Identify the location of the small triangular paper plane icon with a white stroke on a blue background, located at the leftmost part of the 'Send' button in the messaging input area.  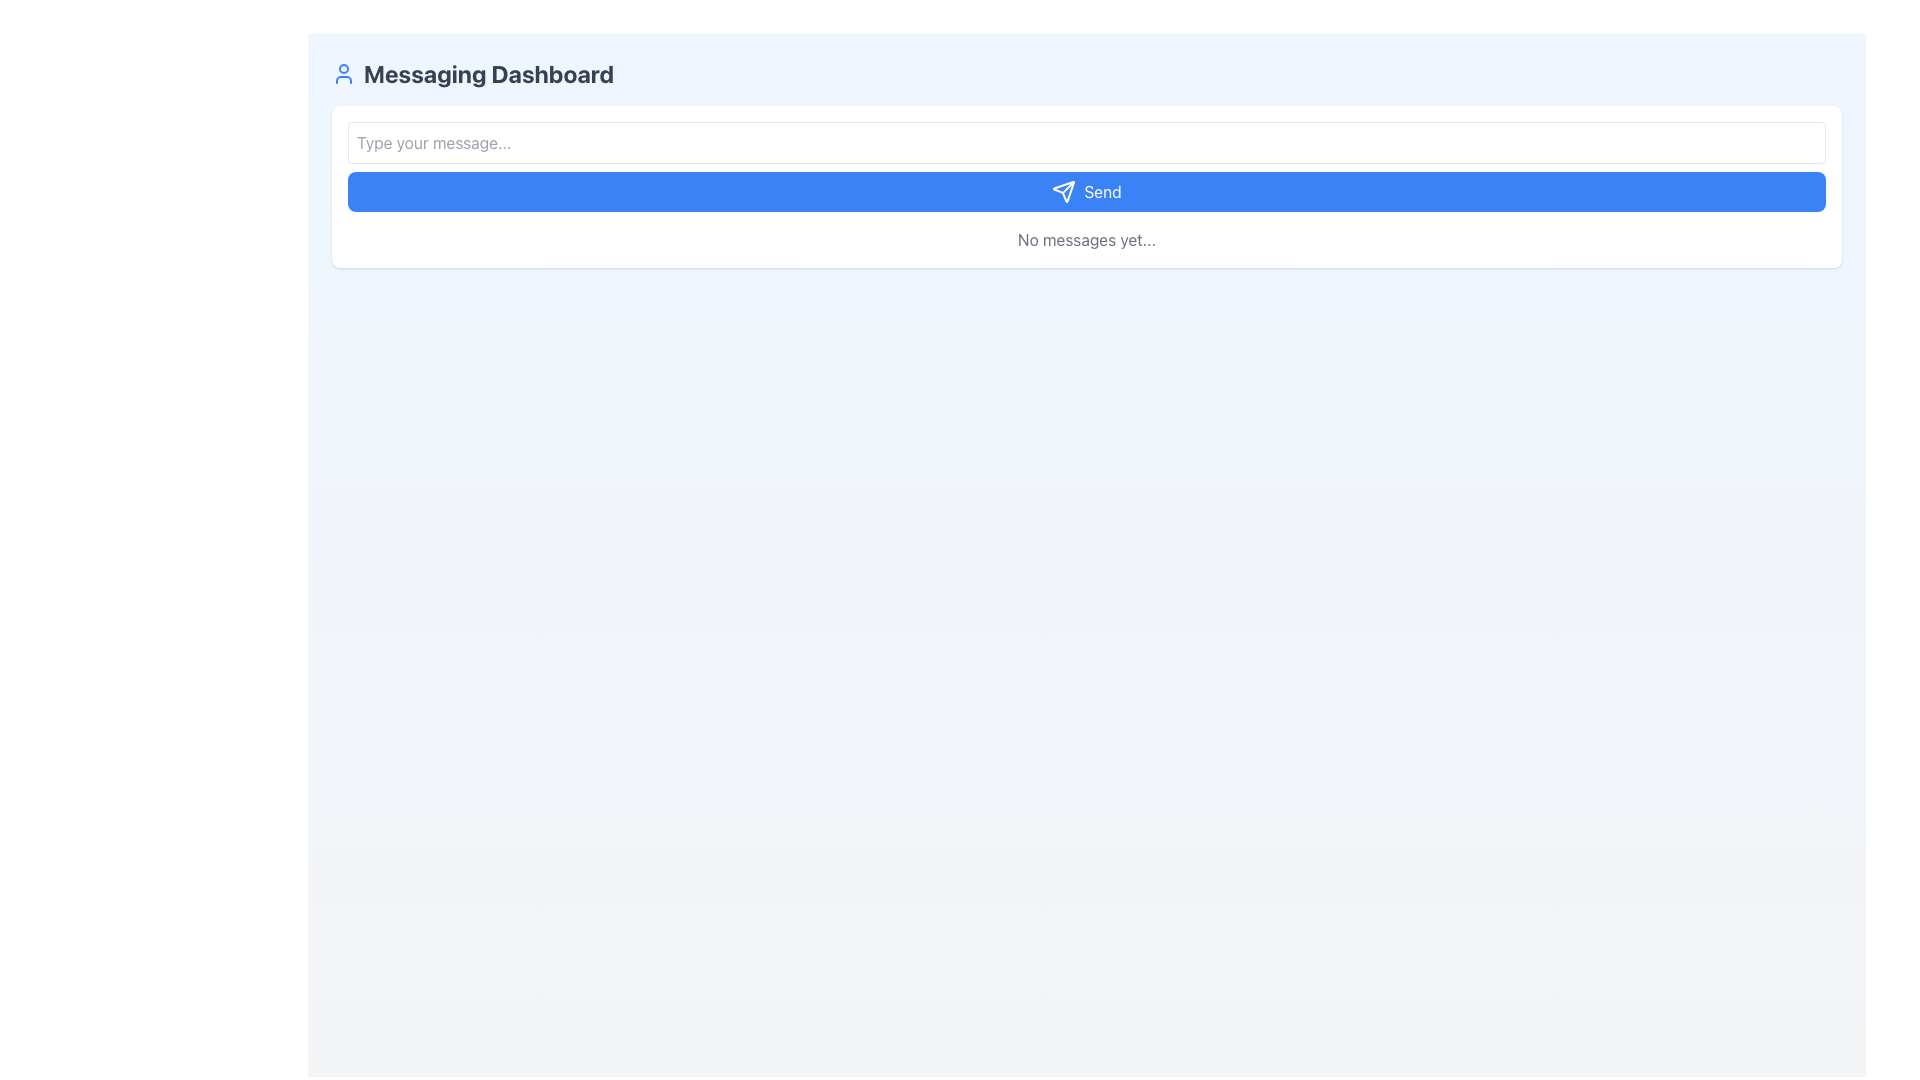
(1063, 192).